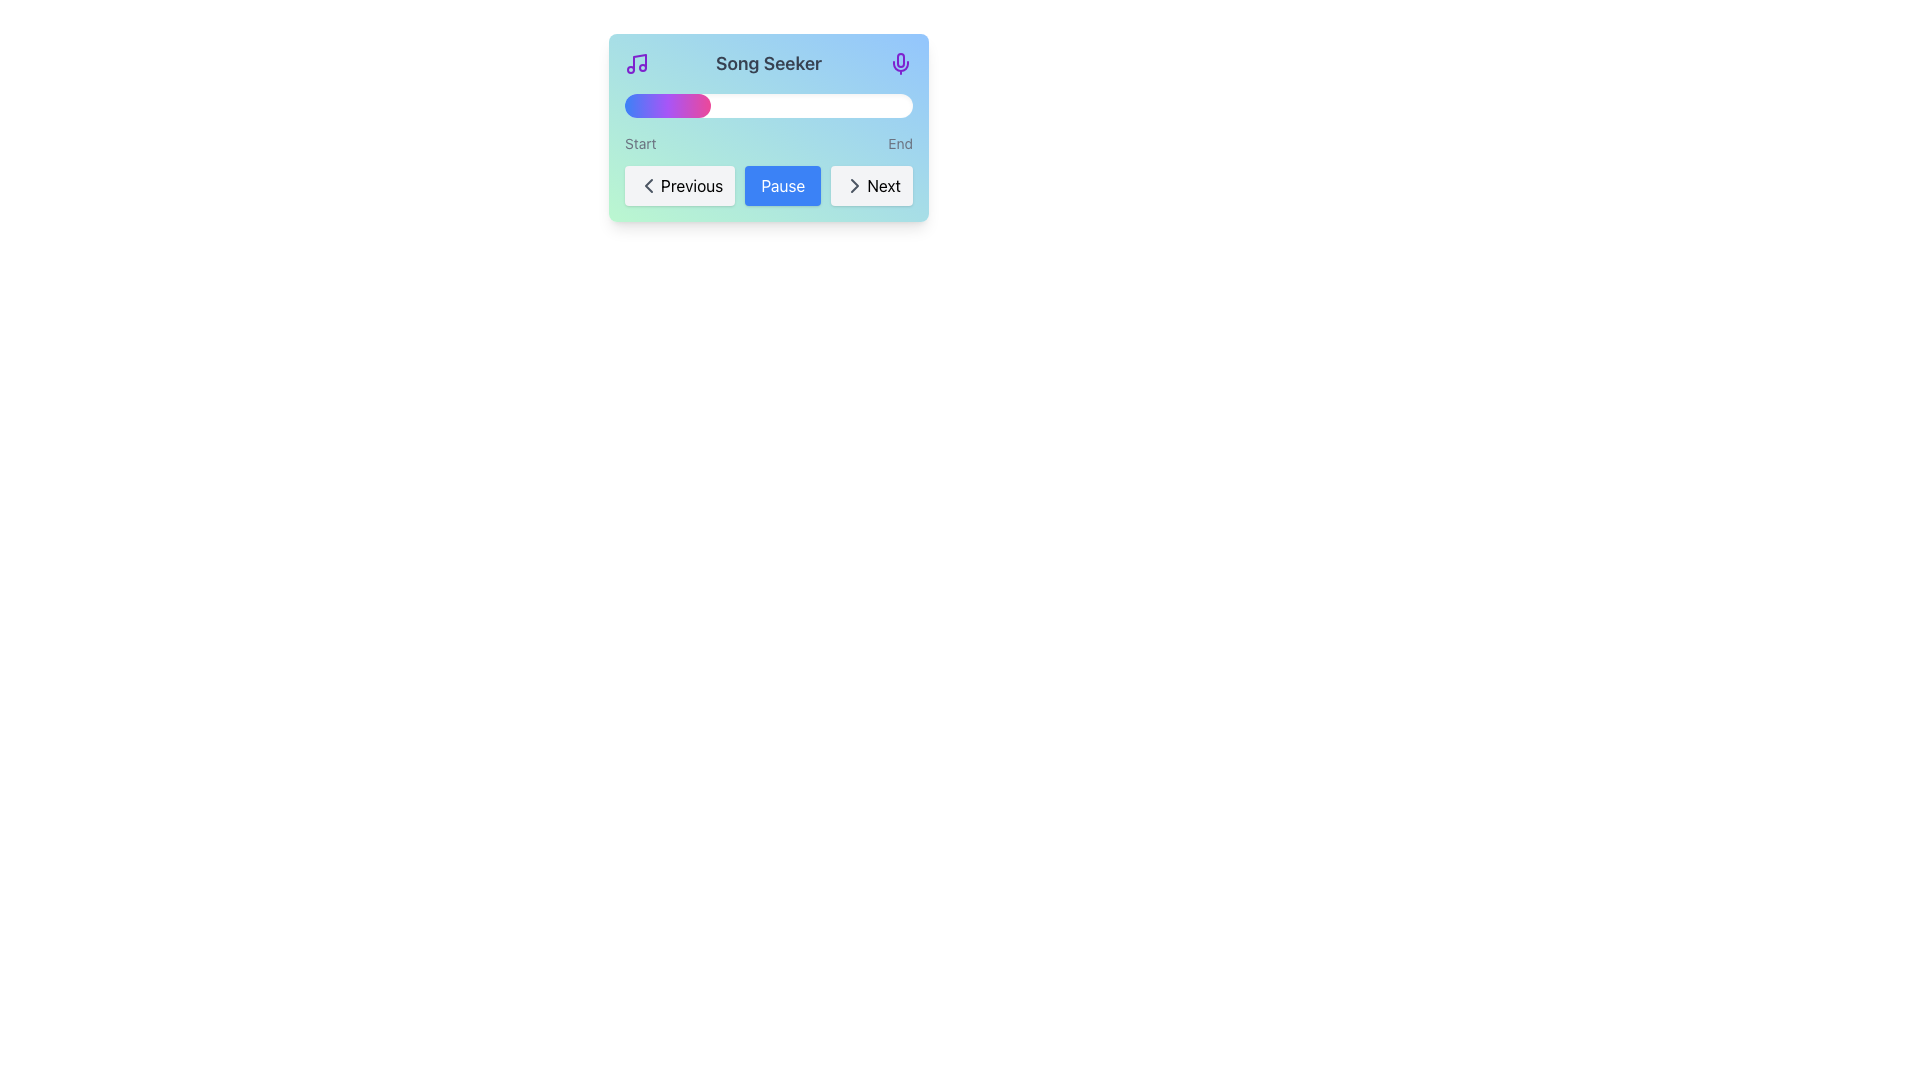 The height and width of the screenshot is (1080, 1920). What do you see at coordinates (900, 63) in the screenshot?
I see `the microphone icon, which is styled in purple and outlined, located on the far right side of the header section, aligned with the title 'Song Seeker'` at bounding box center [900, 63].